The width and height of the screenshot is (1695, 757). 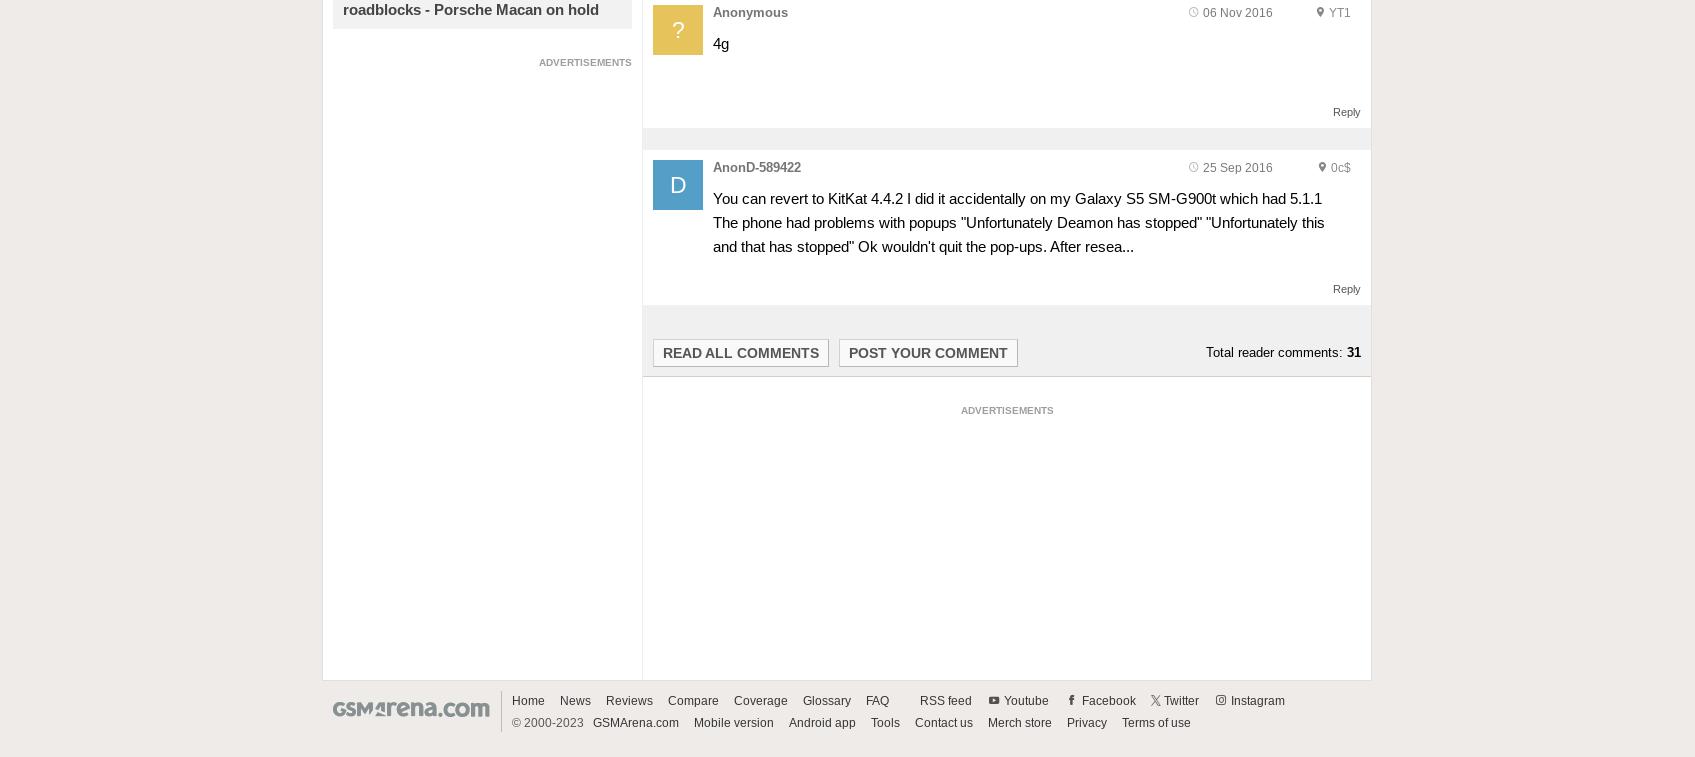 What do you see at coordinates (1329, 12) in the screenshot?
I see `'YT1'` at bounding box center [1329, 12].